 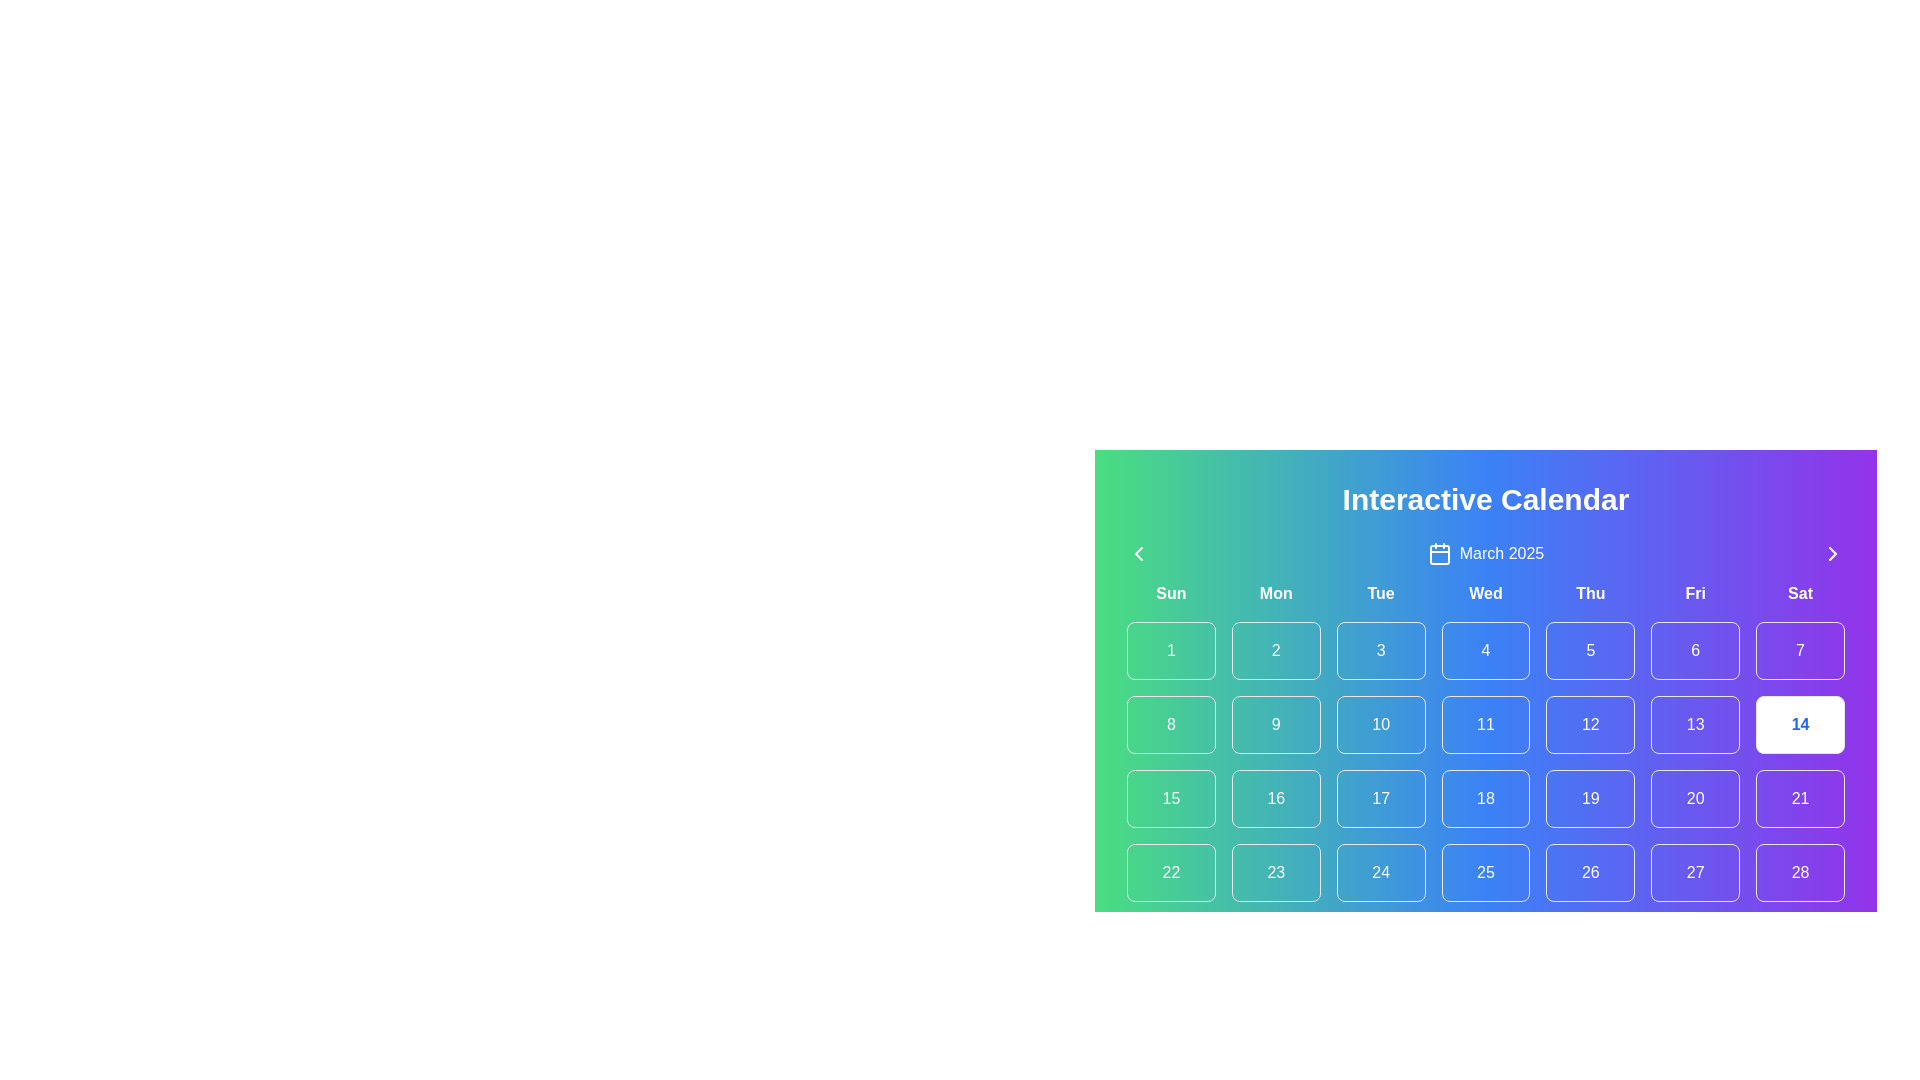 What do you see at coordinates (1486, 871) in the screenshot?
I see `the light blue rectangular button labeled '25' in the calendar grid to trigger visual feedback` at bounding box center [1486, 871].